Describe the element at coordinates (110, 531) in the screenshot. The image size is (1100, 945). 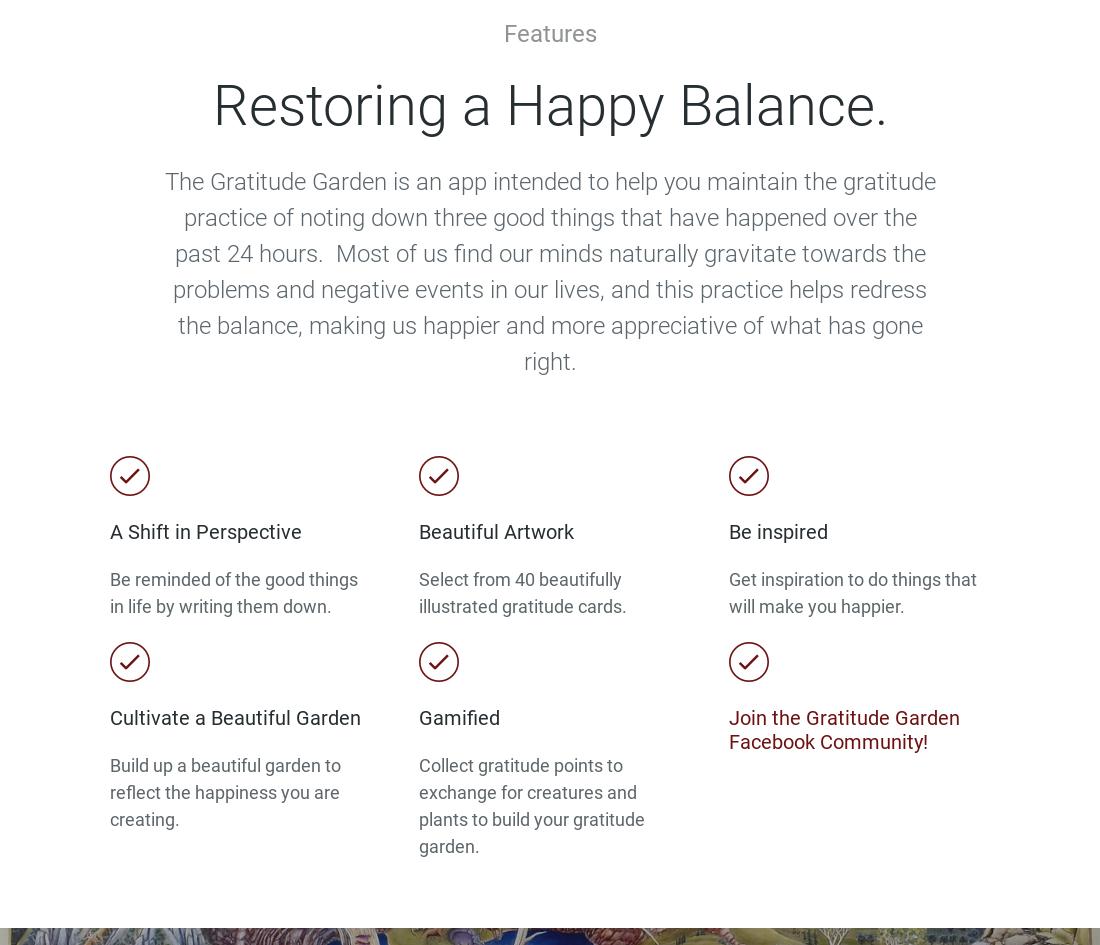
I see `'A Shift in Perspective'` at that location.